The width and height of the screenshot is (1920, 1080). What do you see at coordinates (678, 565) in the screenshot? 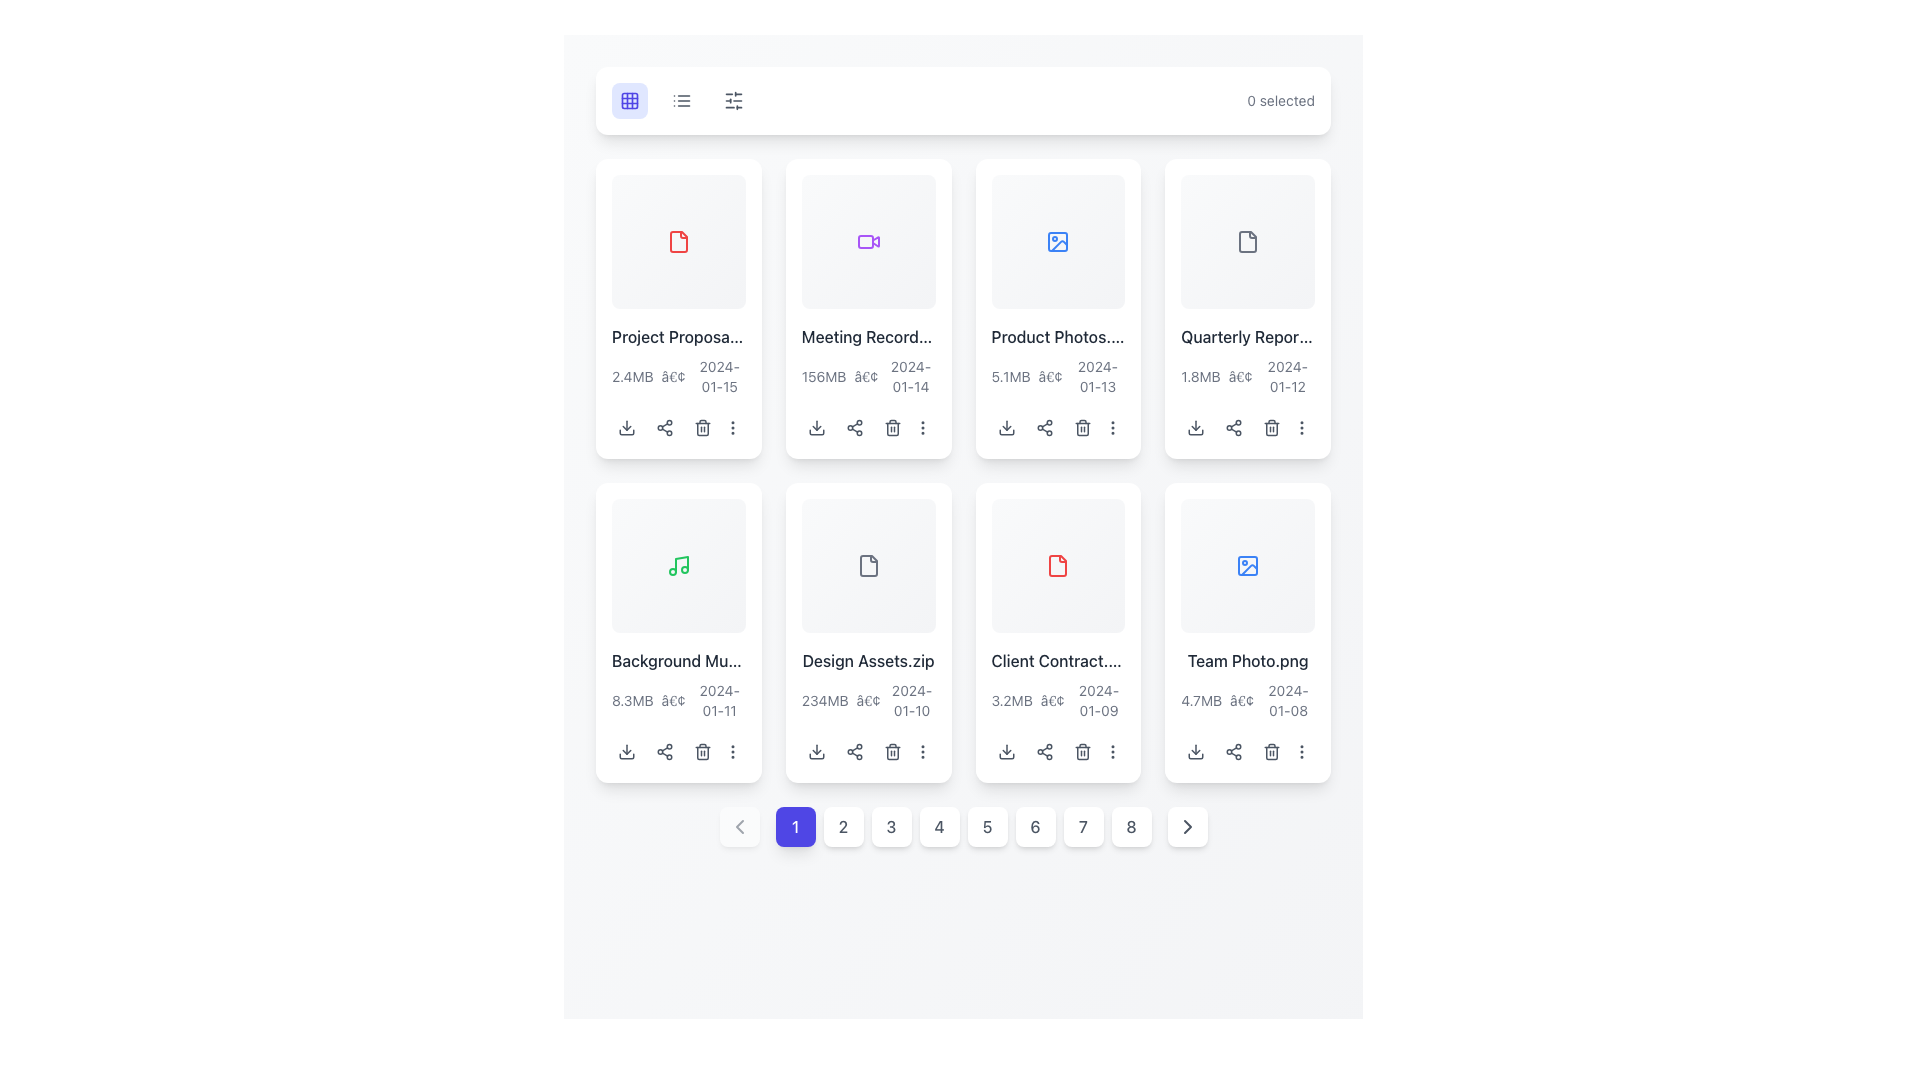
I see `the audio file icon representing 'Background Music.mp3' located in the second row, first column of the grid layout` at bounding box center [678, 565].